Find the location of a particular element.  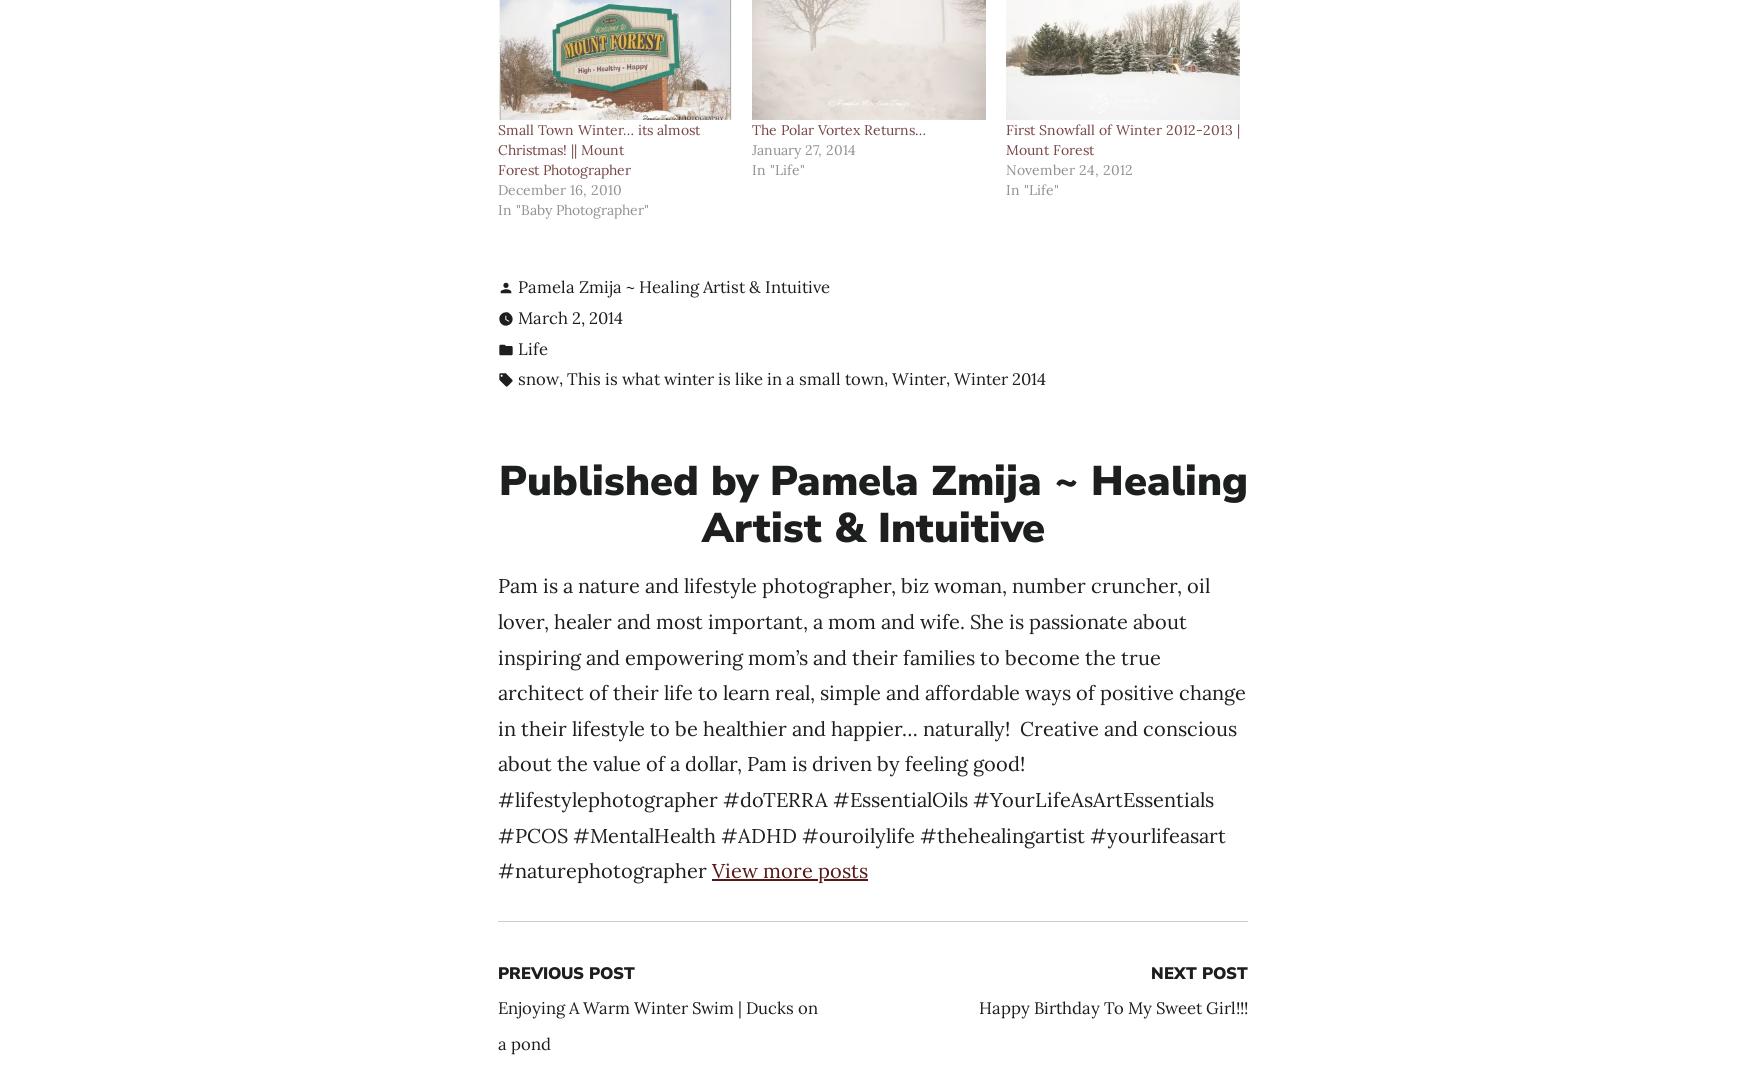

'Life' is located at coordinates (532, 347).